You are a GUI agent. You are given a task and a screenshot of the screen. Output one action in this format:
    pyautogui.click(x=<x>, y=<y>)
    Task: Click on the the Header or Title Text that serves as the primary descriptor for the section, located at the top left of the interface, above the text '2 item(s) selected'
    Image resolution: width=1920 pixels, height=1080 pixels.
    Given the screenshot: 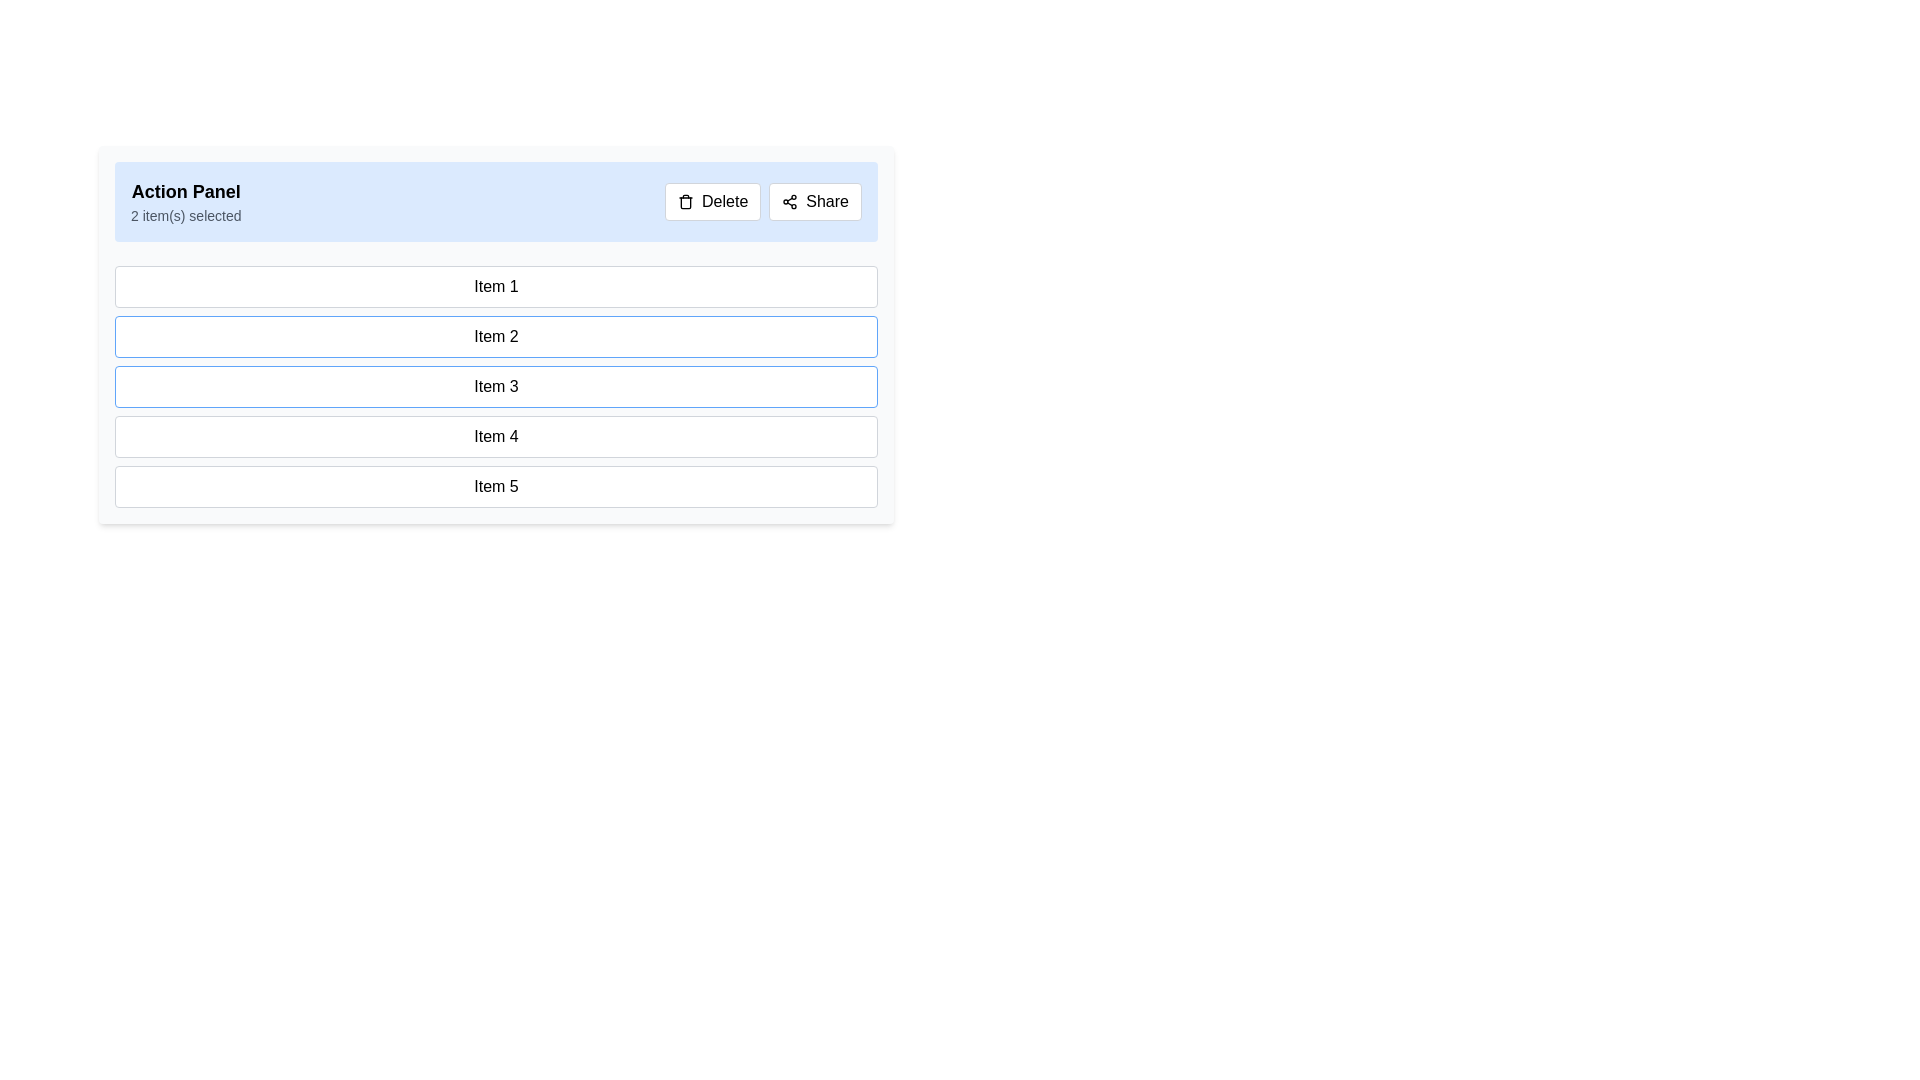 What is the action you would take?
    pyautogui.click(x=186, y=192)
    